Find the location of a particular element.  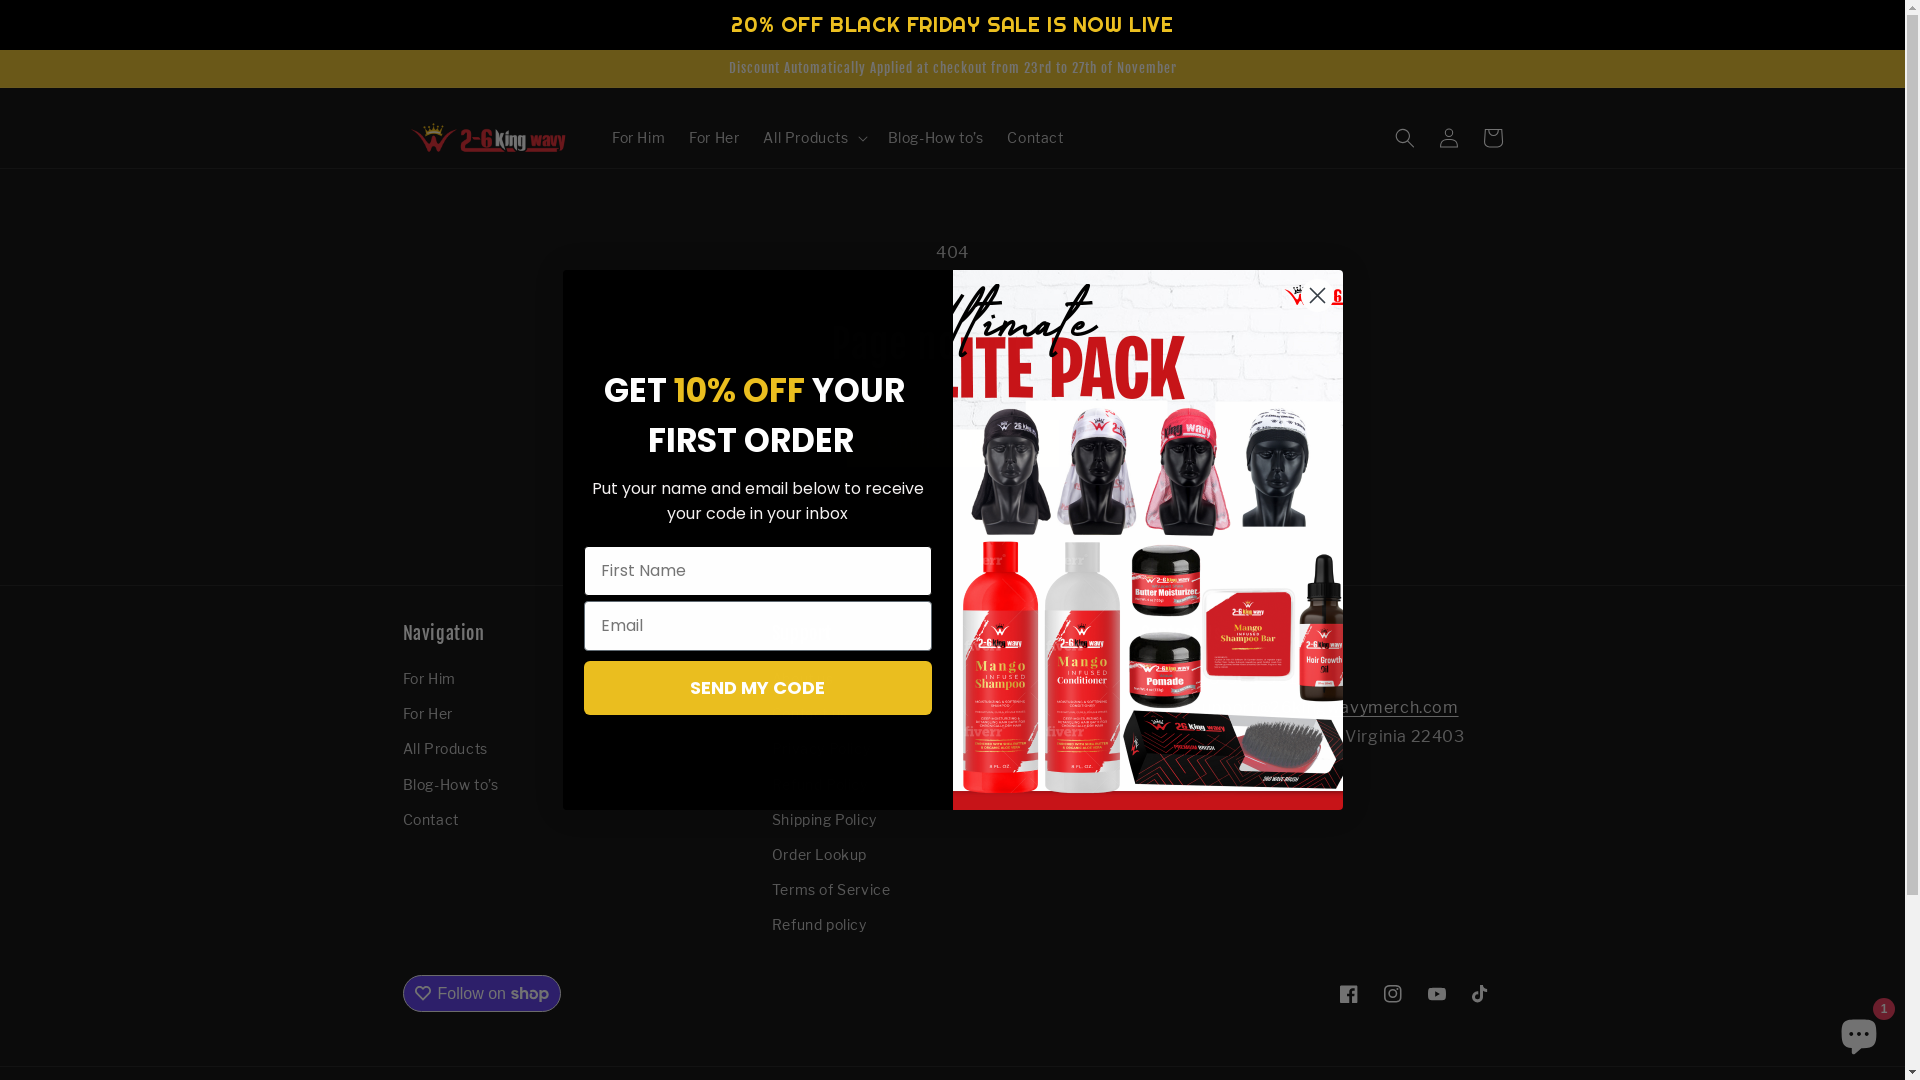

'Terms of Service' is located at coordinates (831, 888).